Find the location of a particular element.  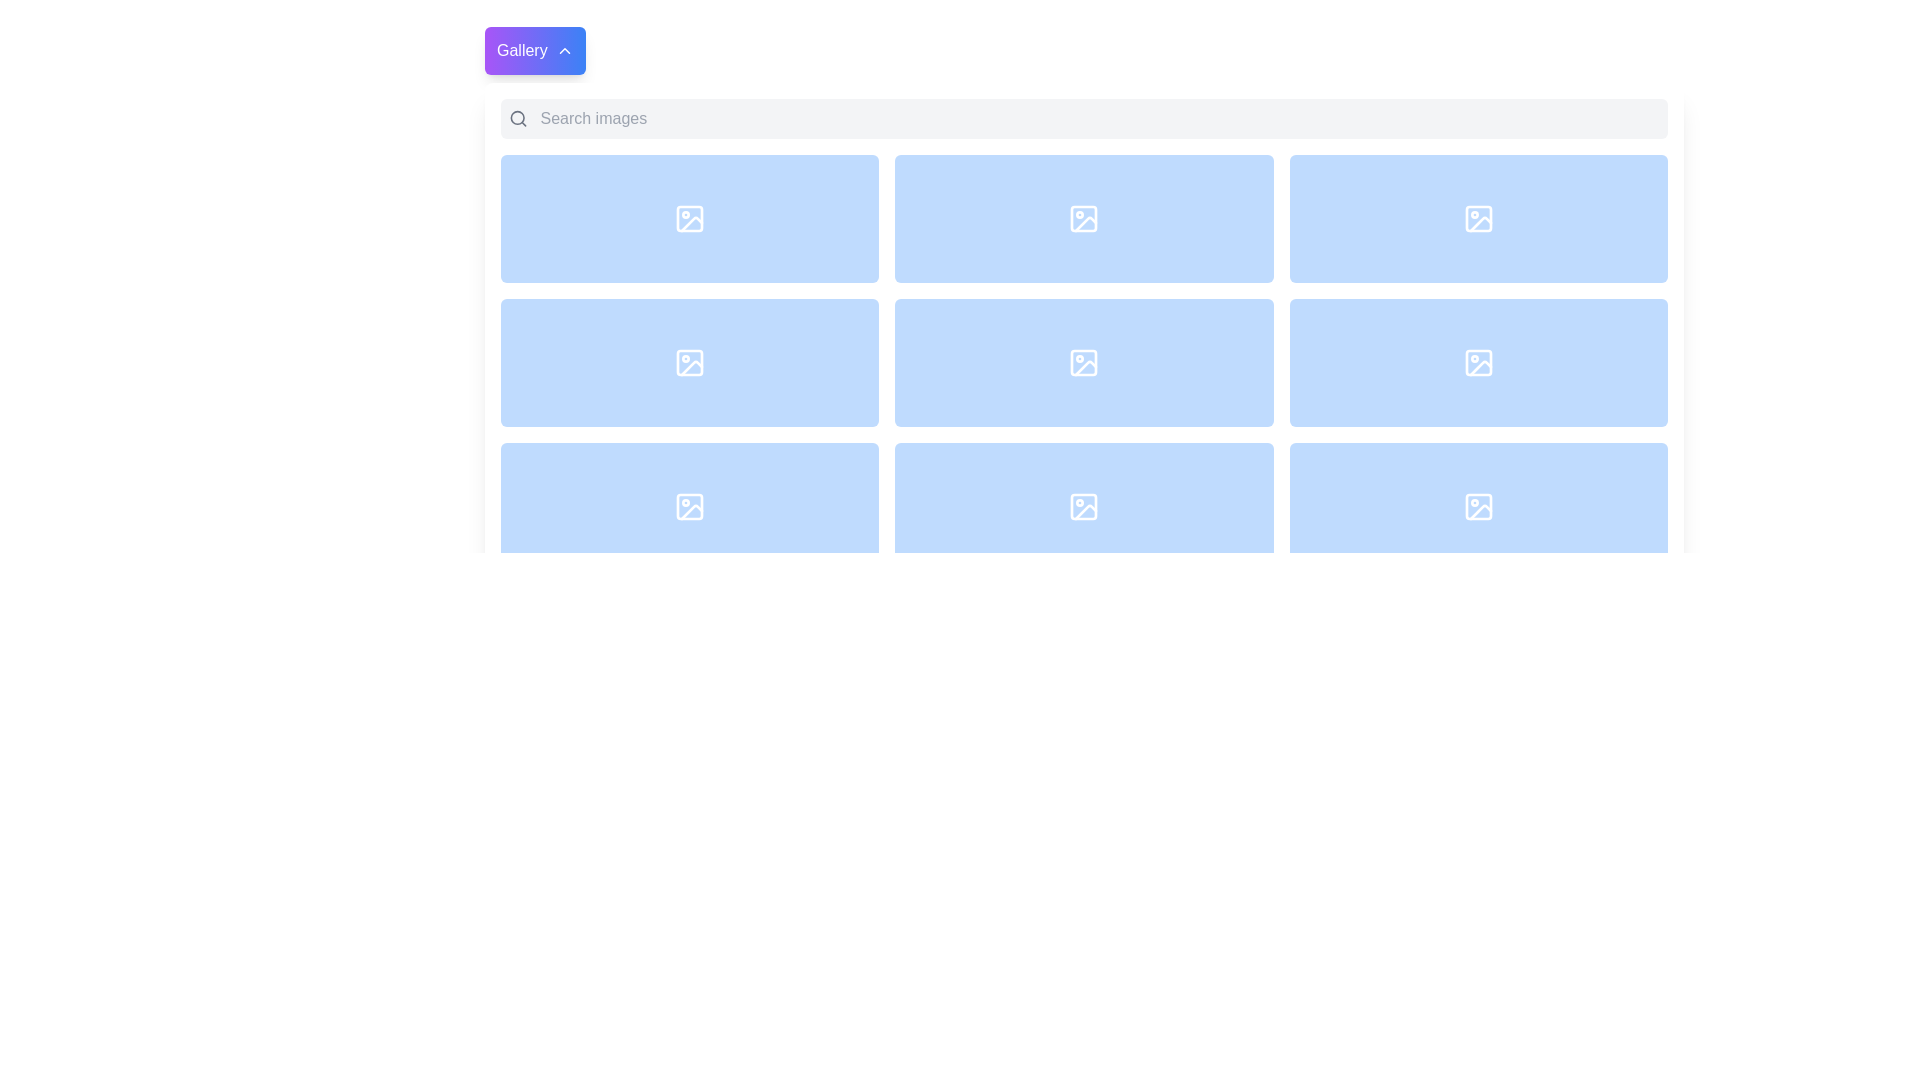

the small white image icon with a rectangular outline, located in the lower-right corner of the blue grid, specifically in the fourth row and third column is located at coordinates (1478, 505).